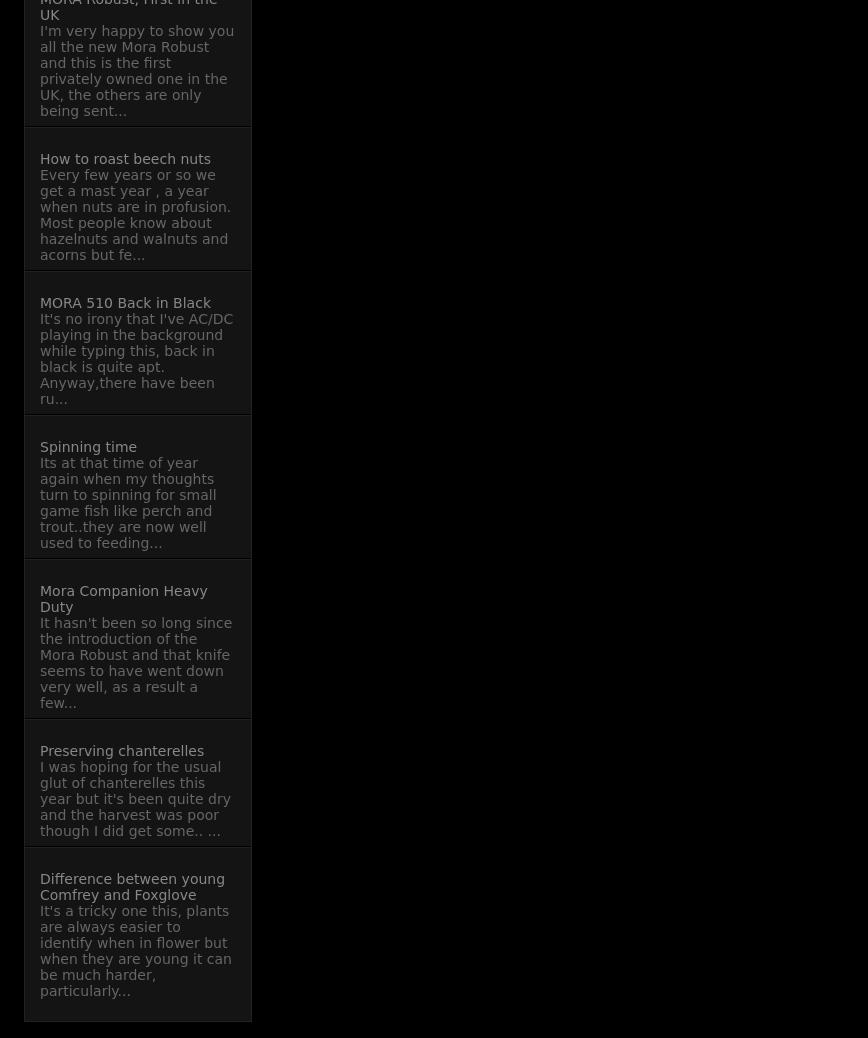 The height and width of the screenshot is (1038, 868). What do you see at coordinates (135, 213) in the screenshot?
I see `'Every few years or so we get a mast year , a year when nuts are in profusion. Most people know about hazelnuts and walnuts and acorns but fe...'` at bounding box center [135, 213].